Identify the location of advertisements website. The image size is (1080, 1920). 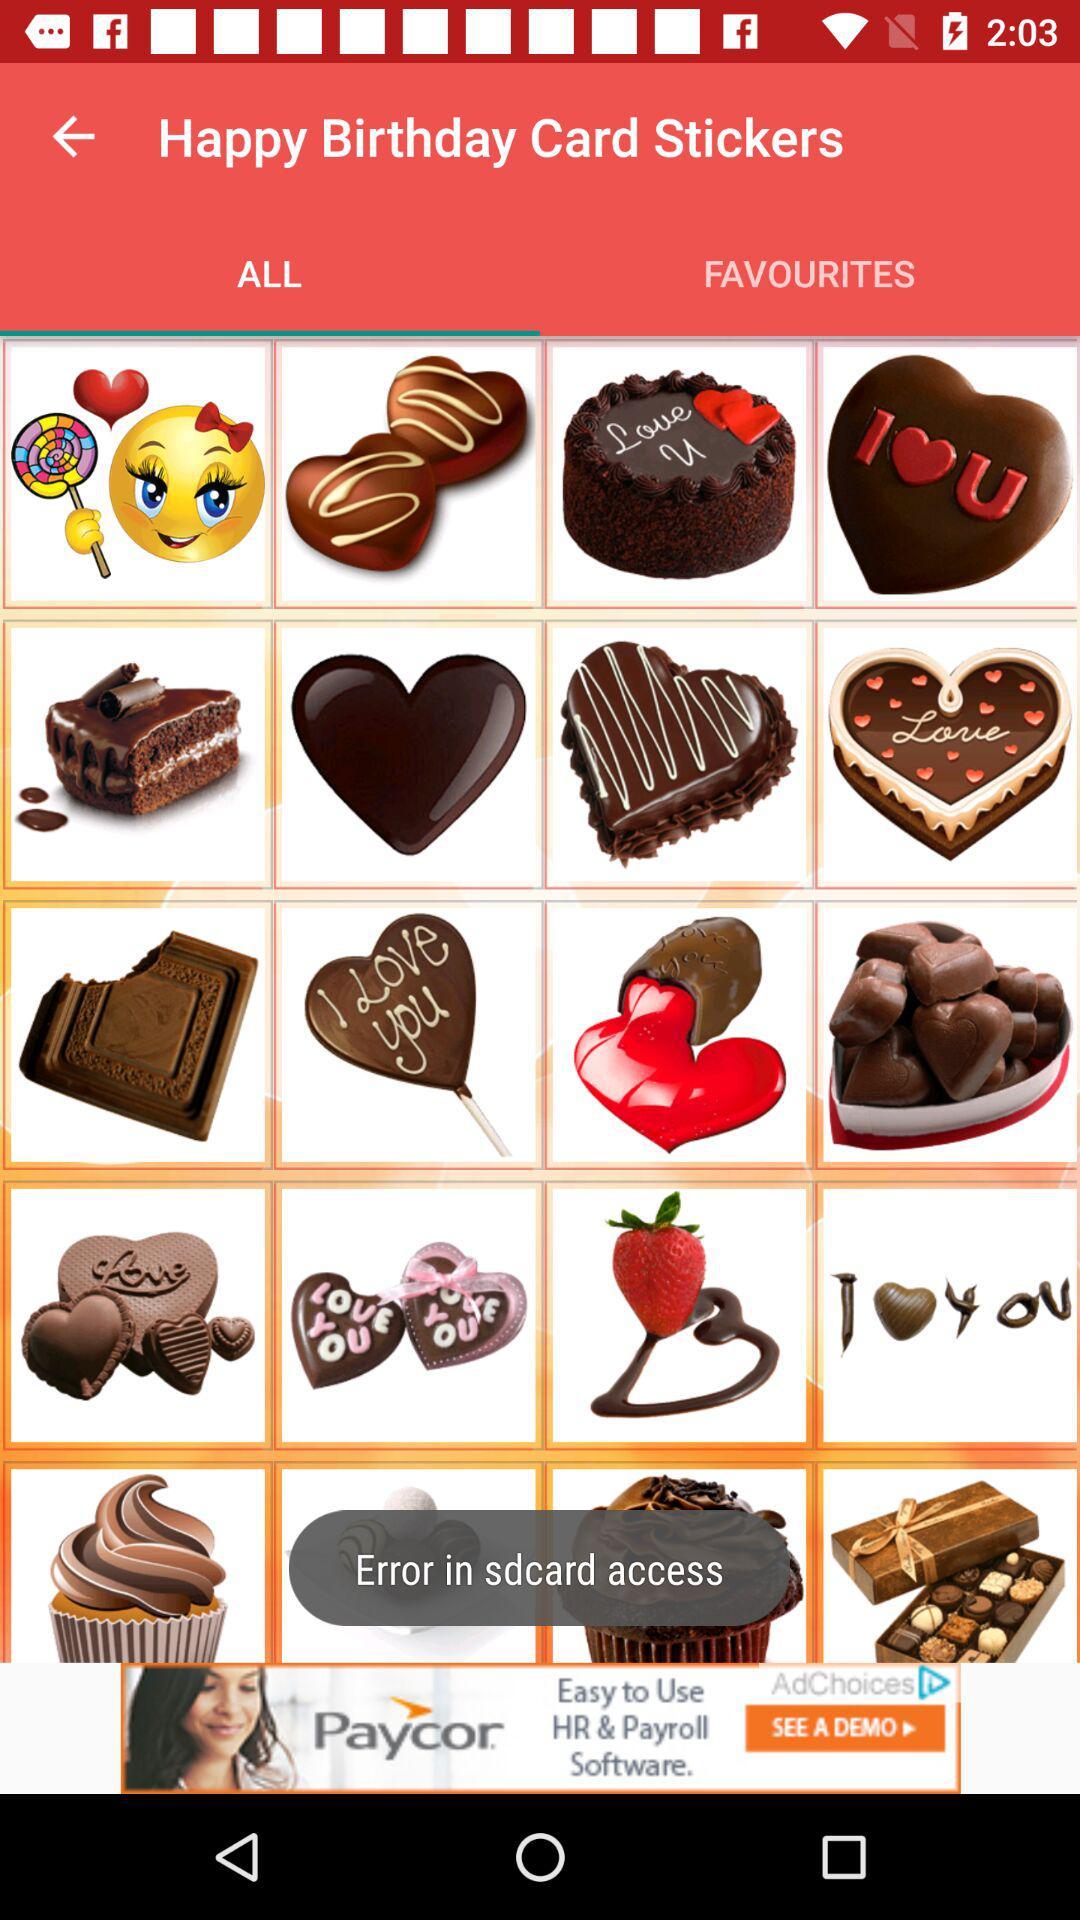
(540, 1727).